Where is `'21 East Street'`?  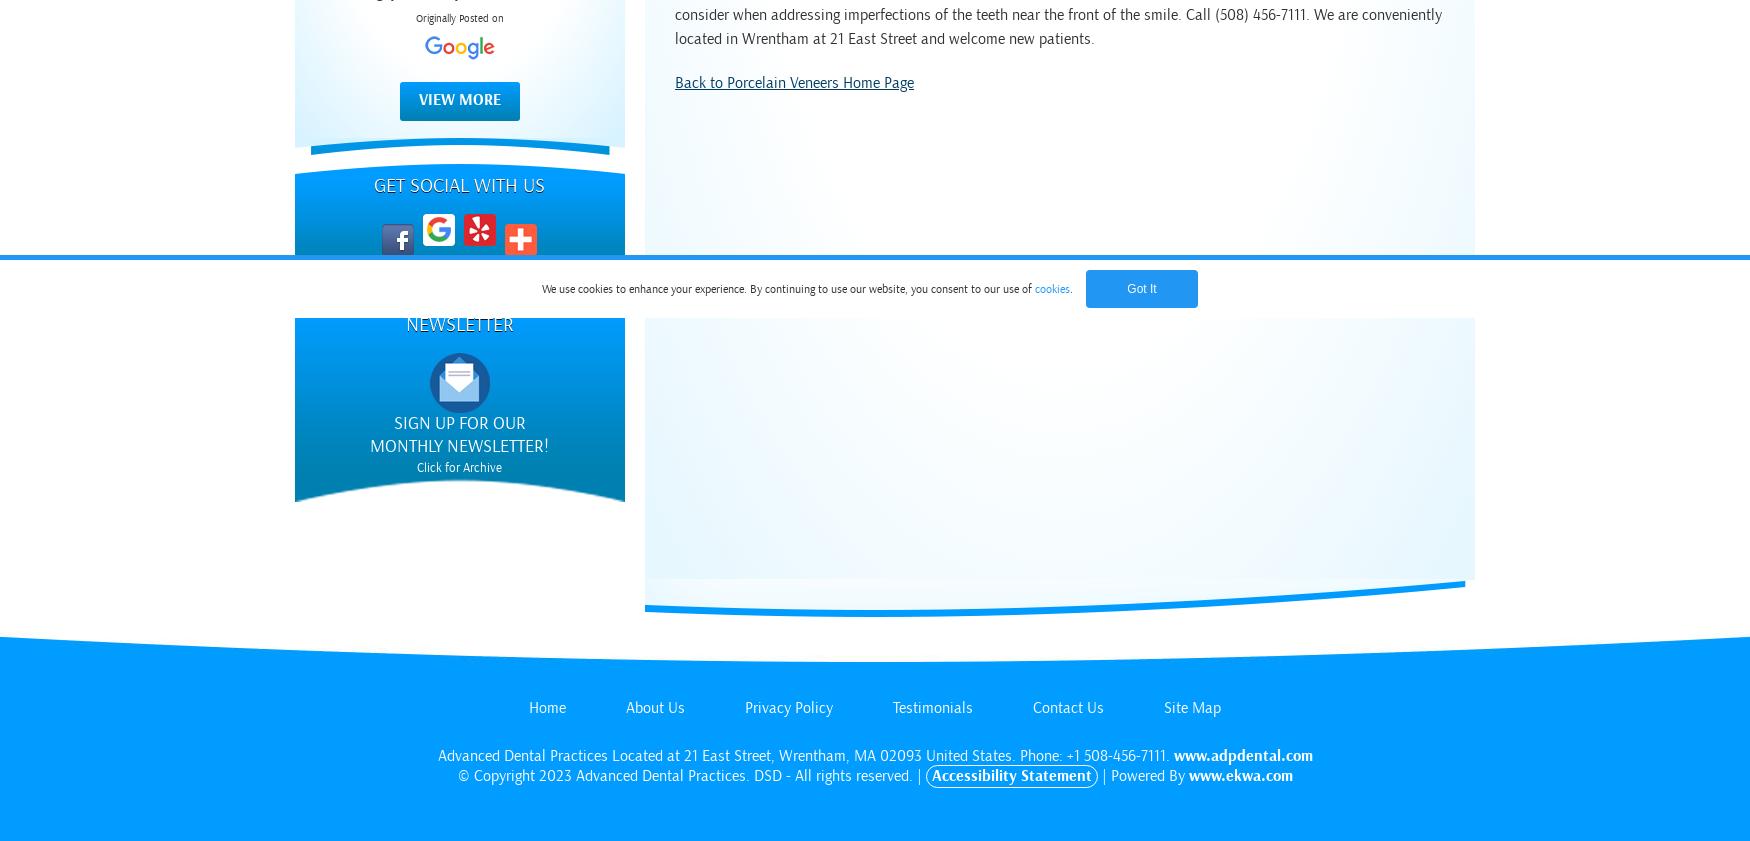
'21 East Street' is located at coordinates (726, 755).